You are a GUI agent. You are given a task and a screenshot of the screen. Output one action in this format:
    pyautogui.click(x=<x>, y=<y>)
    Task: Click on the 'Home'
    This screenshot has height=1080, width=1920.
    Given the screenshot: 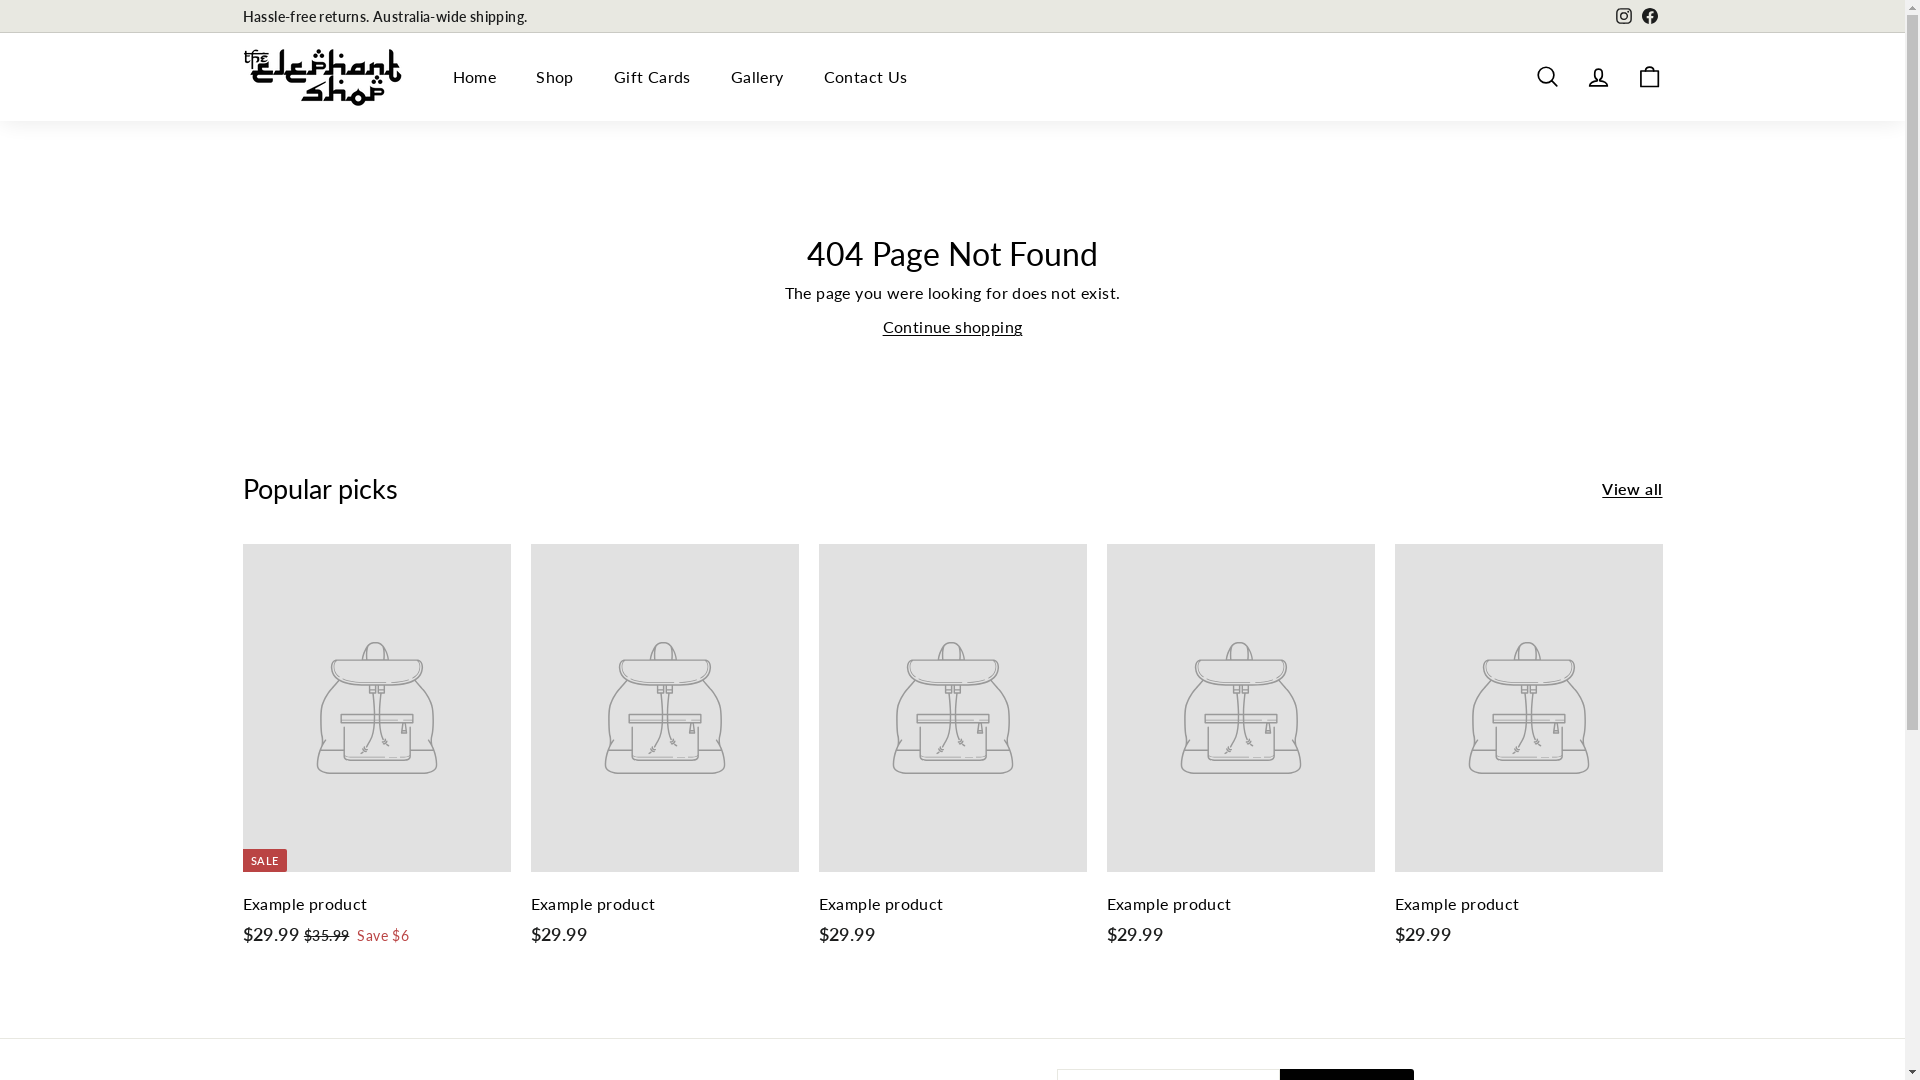 What is the action you would take?
    pyautogui.click(x=473, y=76)
    